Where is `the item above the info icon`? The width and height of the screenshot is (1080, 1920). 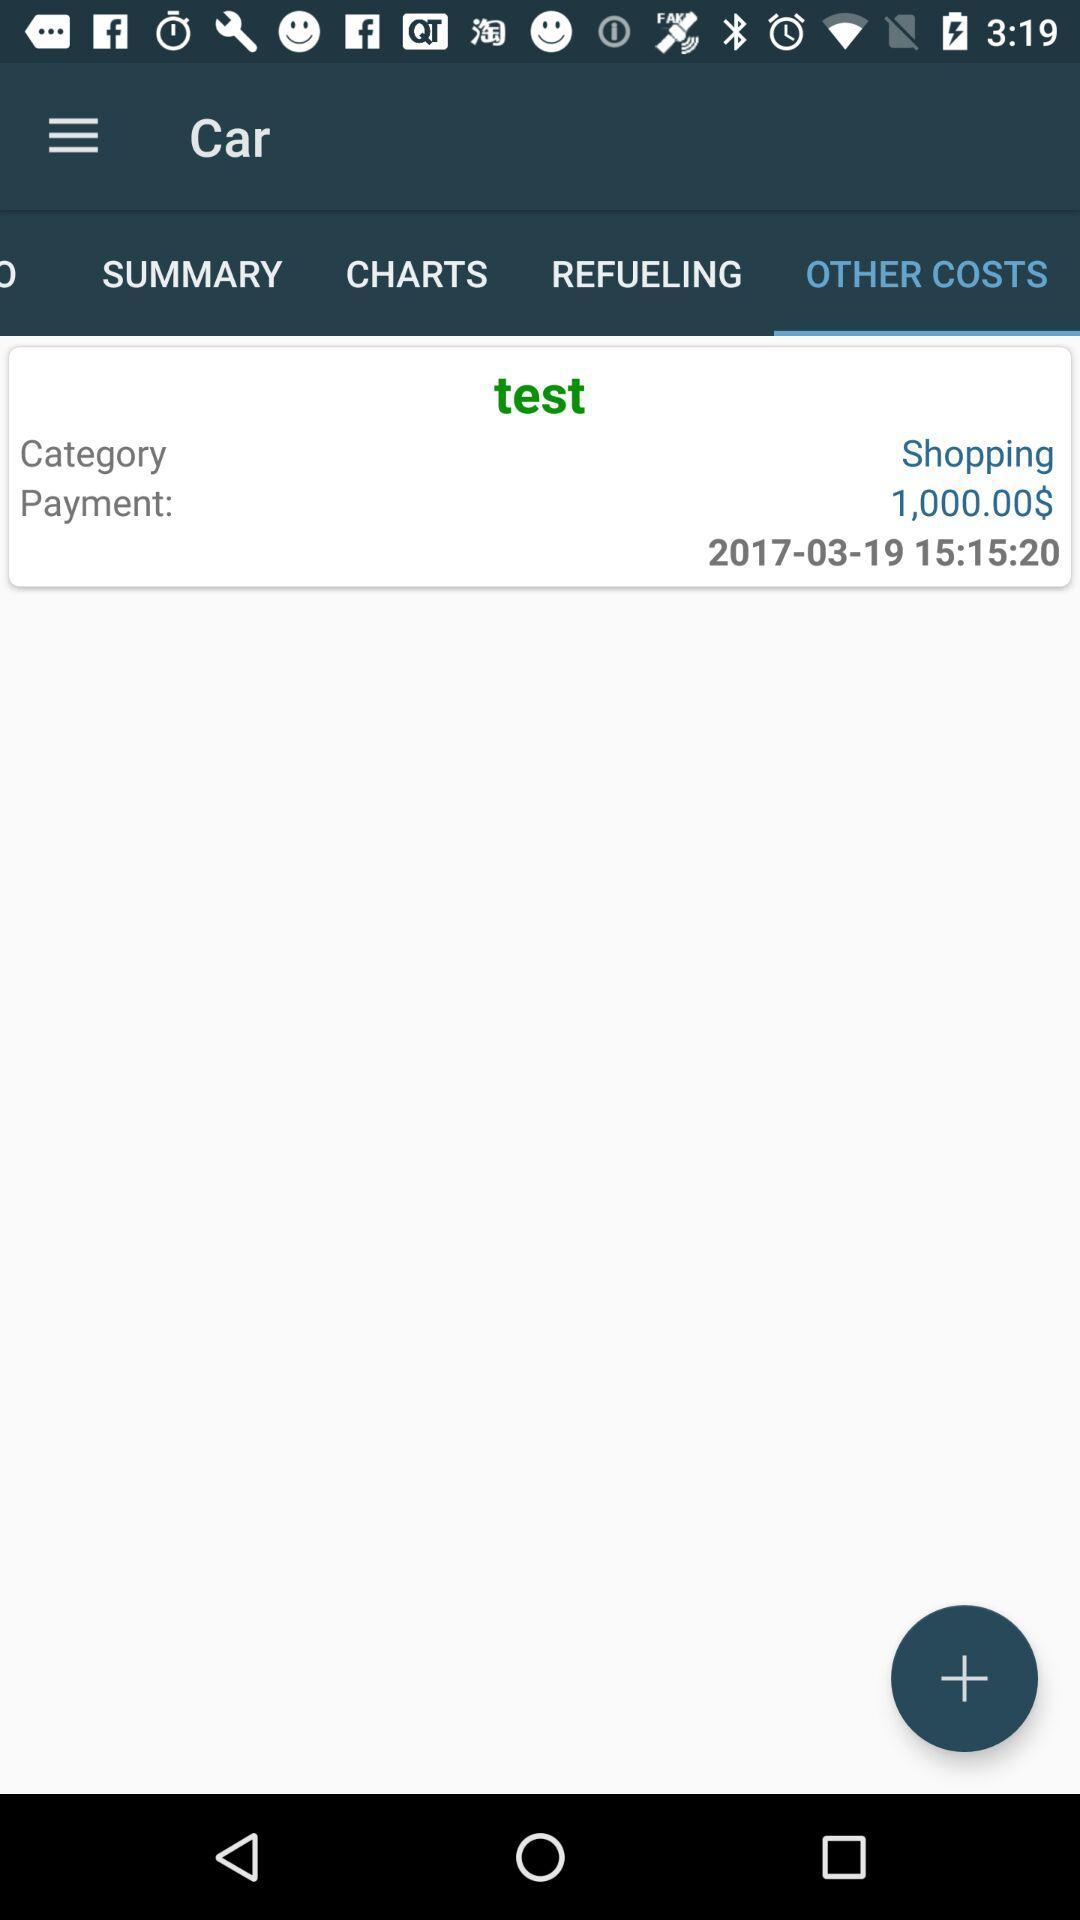
the item above the info icon is located at coordinates (72, 135).